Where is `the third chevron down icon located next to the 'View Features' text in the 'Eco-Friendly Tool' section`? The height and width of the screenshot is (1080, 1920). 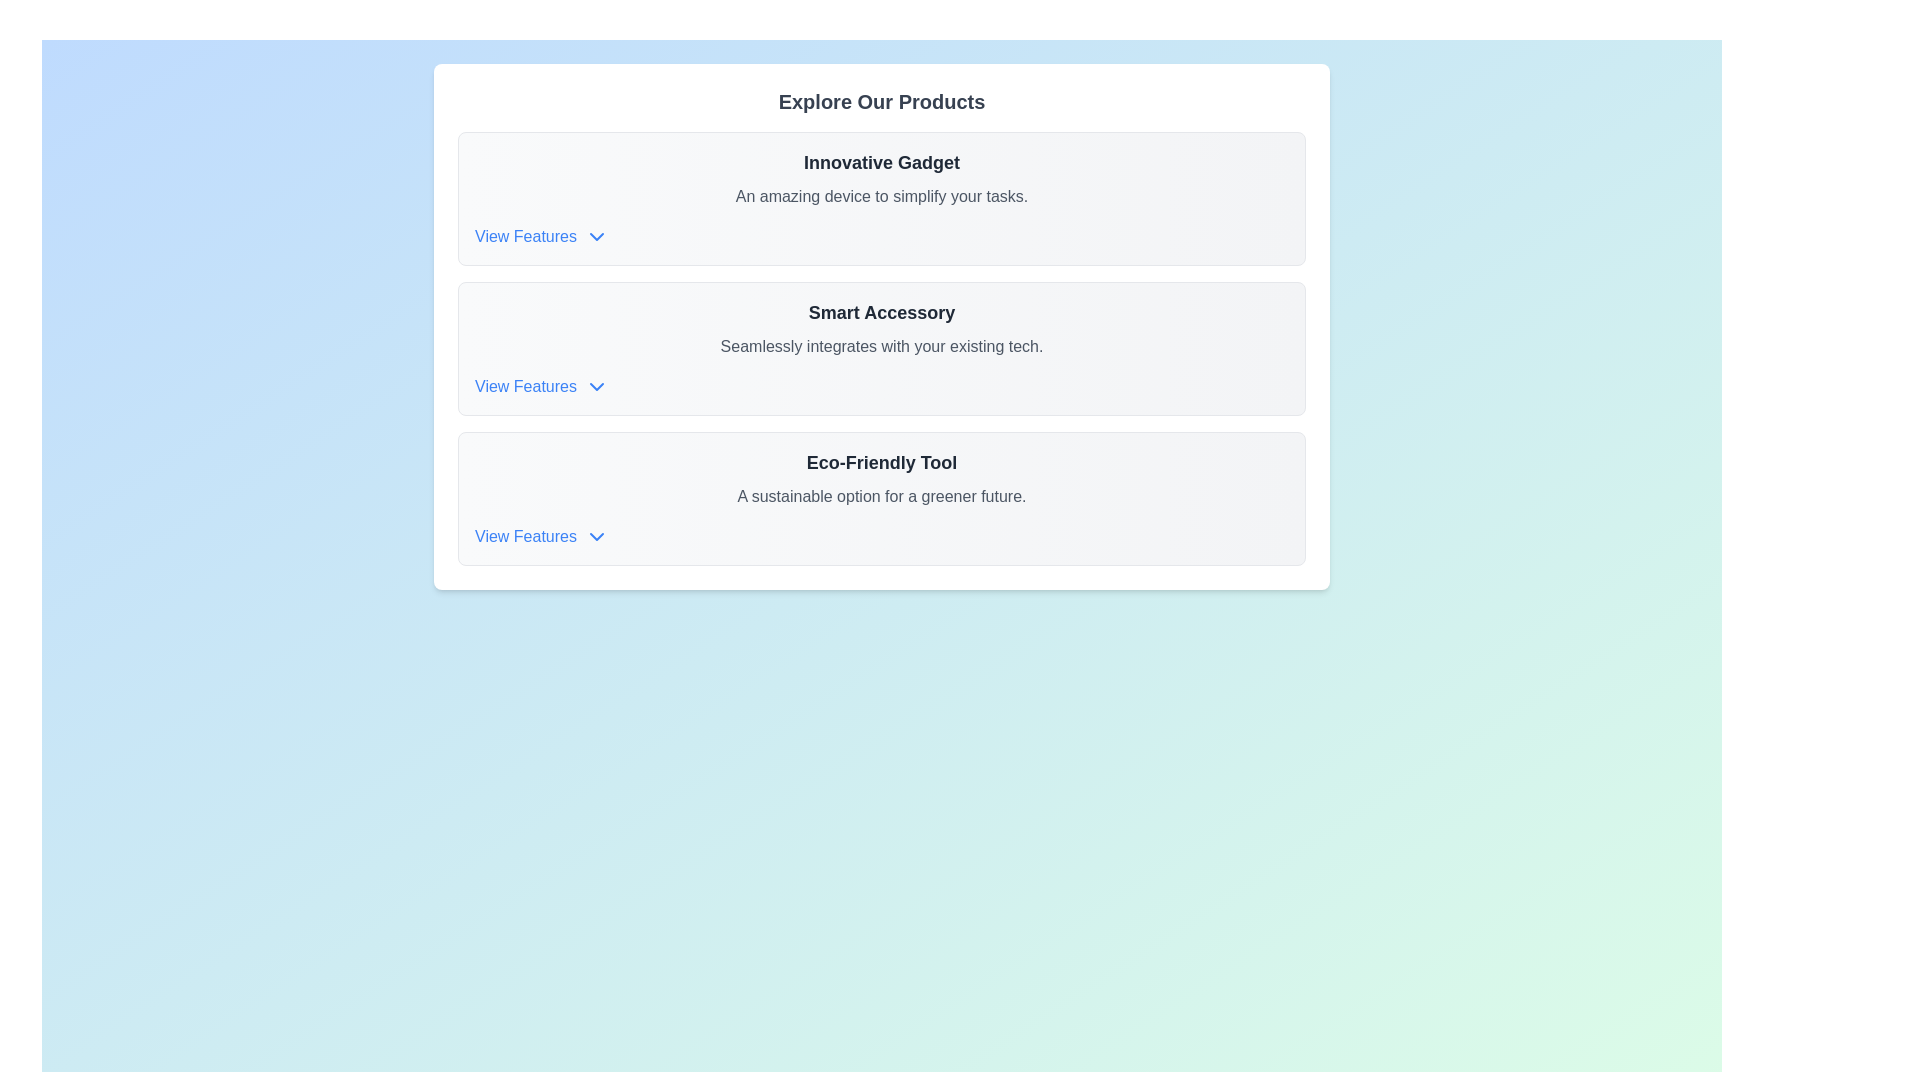
the third chevron down icon located next to the 'View Features' text in the 'Eco-Friendly Tool' section is located at coordinates (595, 535).